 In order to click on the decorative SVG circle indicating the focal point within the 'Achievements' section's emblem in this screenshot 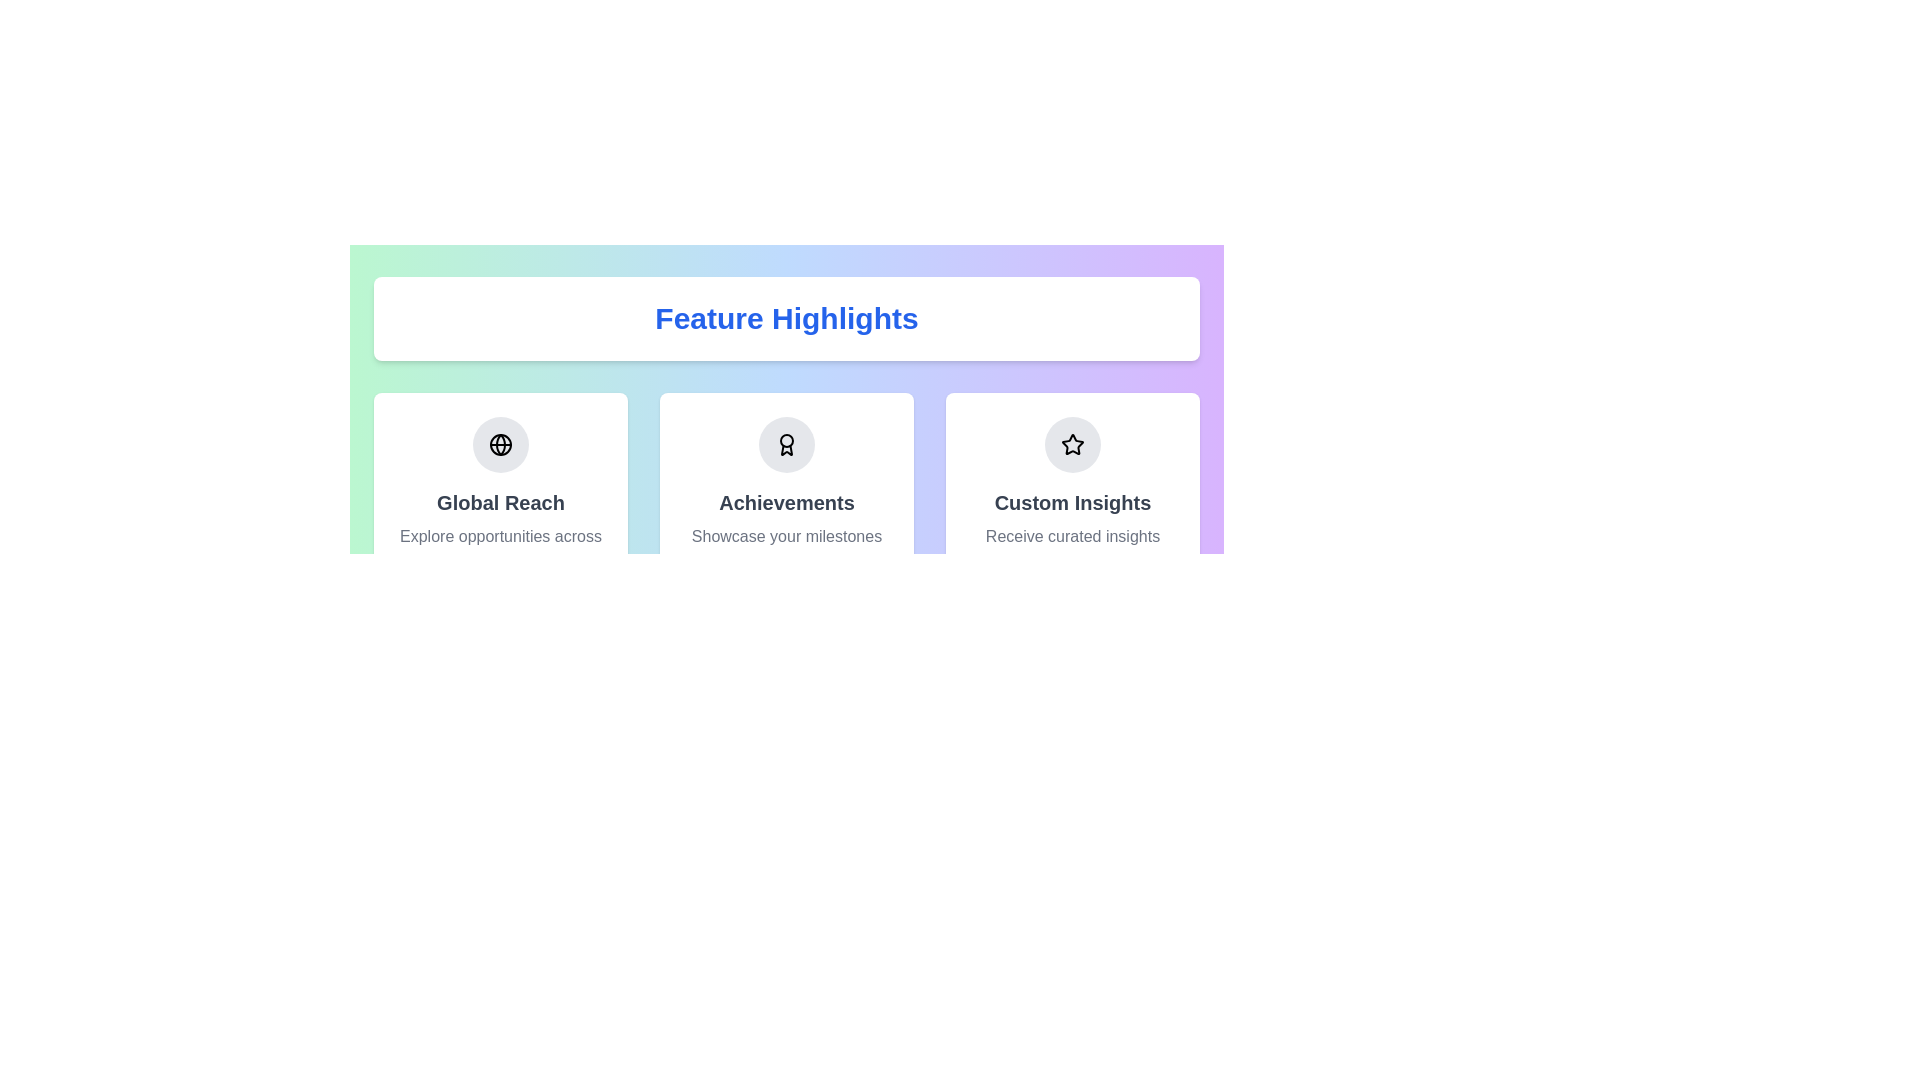, I will do `click(786, 439)`.